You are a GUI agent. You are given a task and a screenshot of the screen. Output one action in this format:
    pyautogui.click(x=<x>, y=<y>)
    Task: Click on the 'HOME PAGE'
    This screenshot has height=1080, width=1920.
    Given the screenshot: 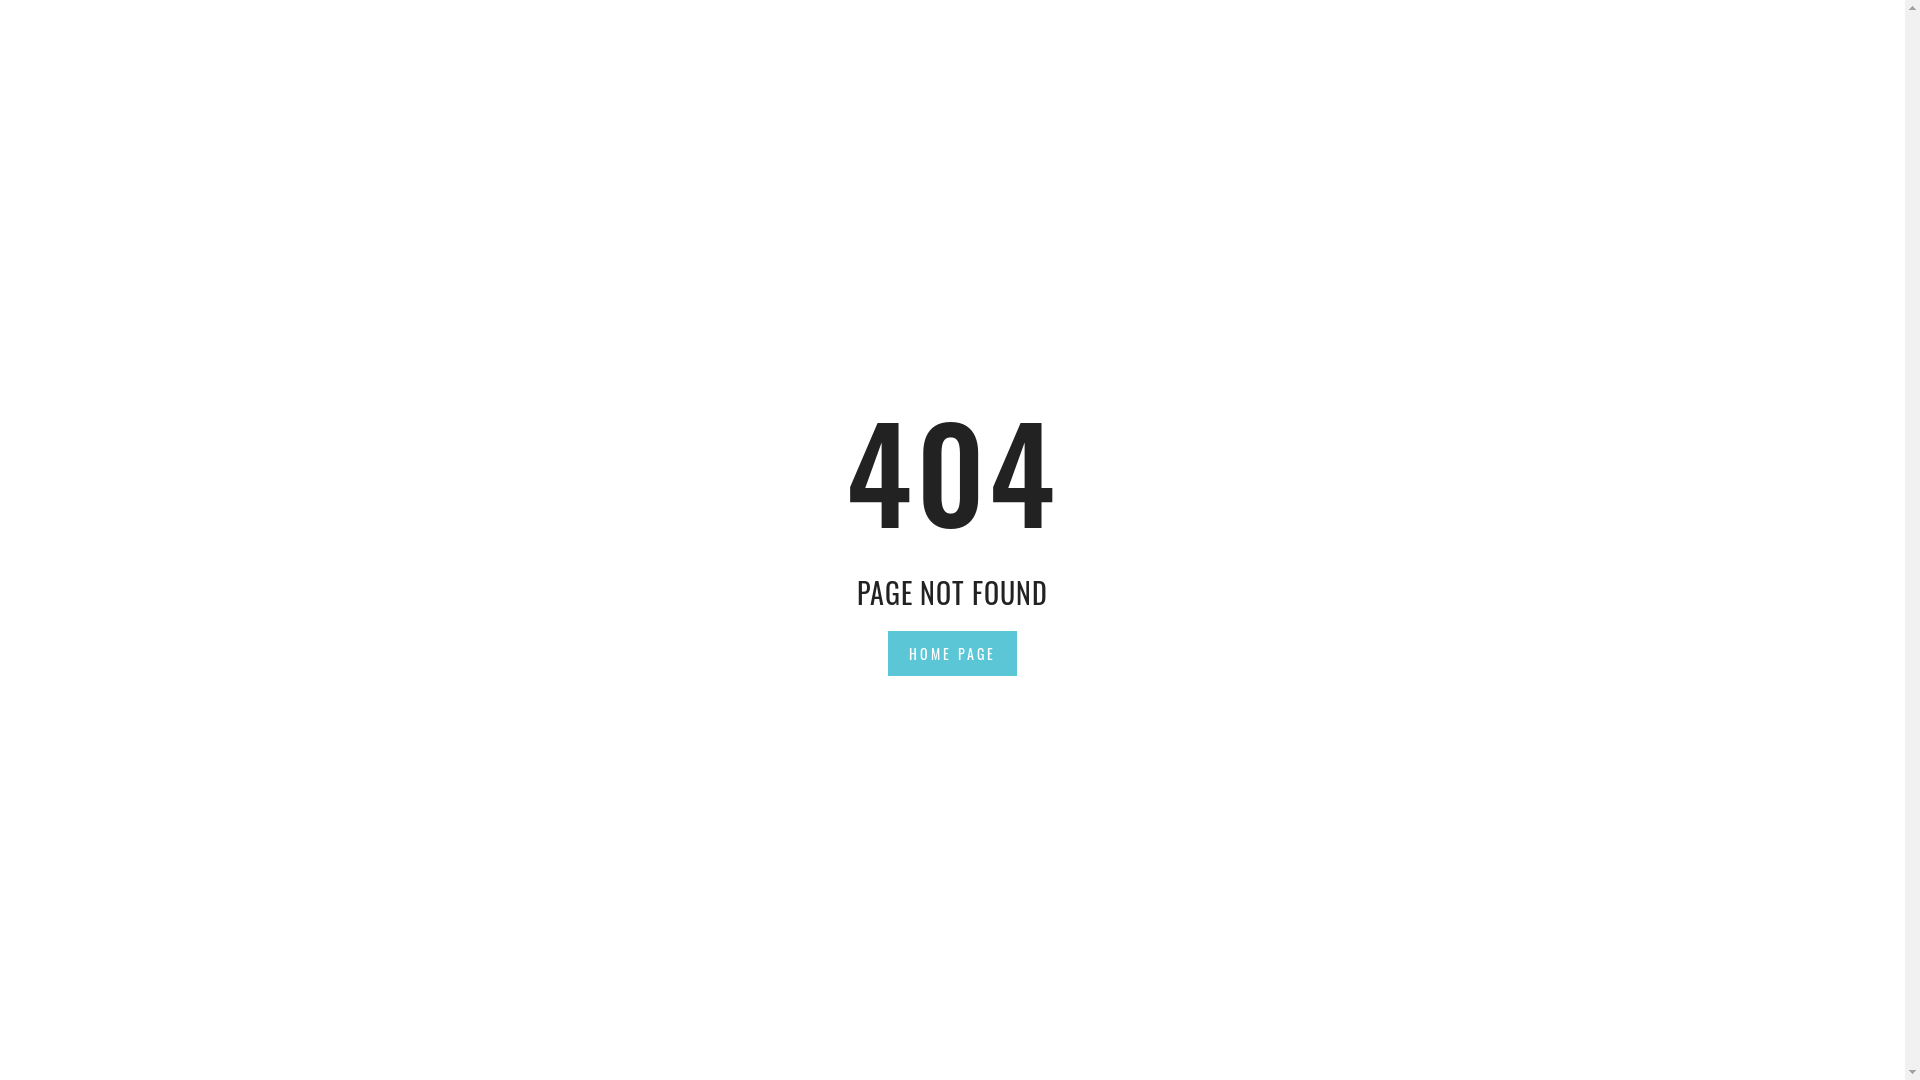 What is the action you would take?
    pyautogui.click(x=951, y=652)
    